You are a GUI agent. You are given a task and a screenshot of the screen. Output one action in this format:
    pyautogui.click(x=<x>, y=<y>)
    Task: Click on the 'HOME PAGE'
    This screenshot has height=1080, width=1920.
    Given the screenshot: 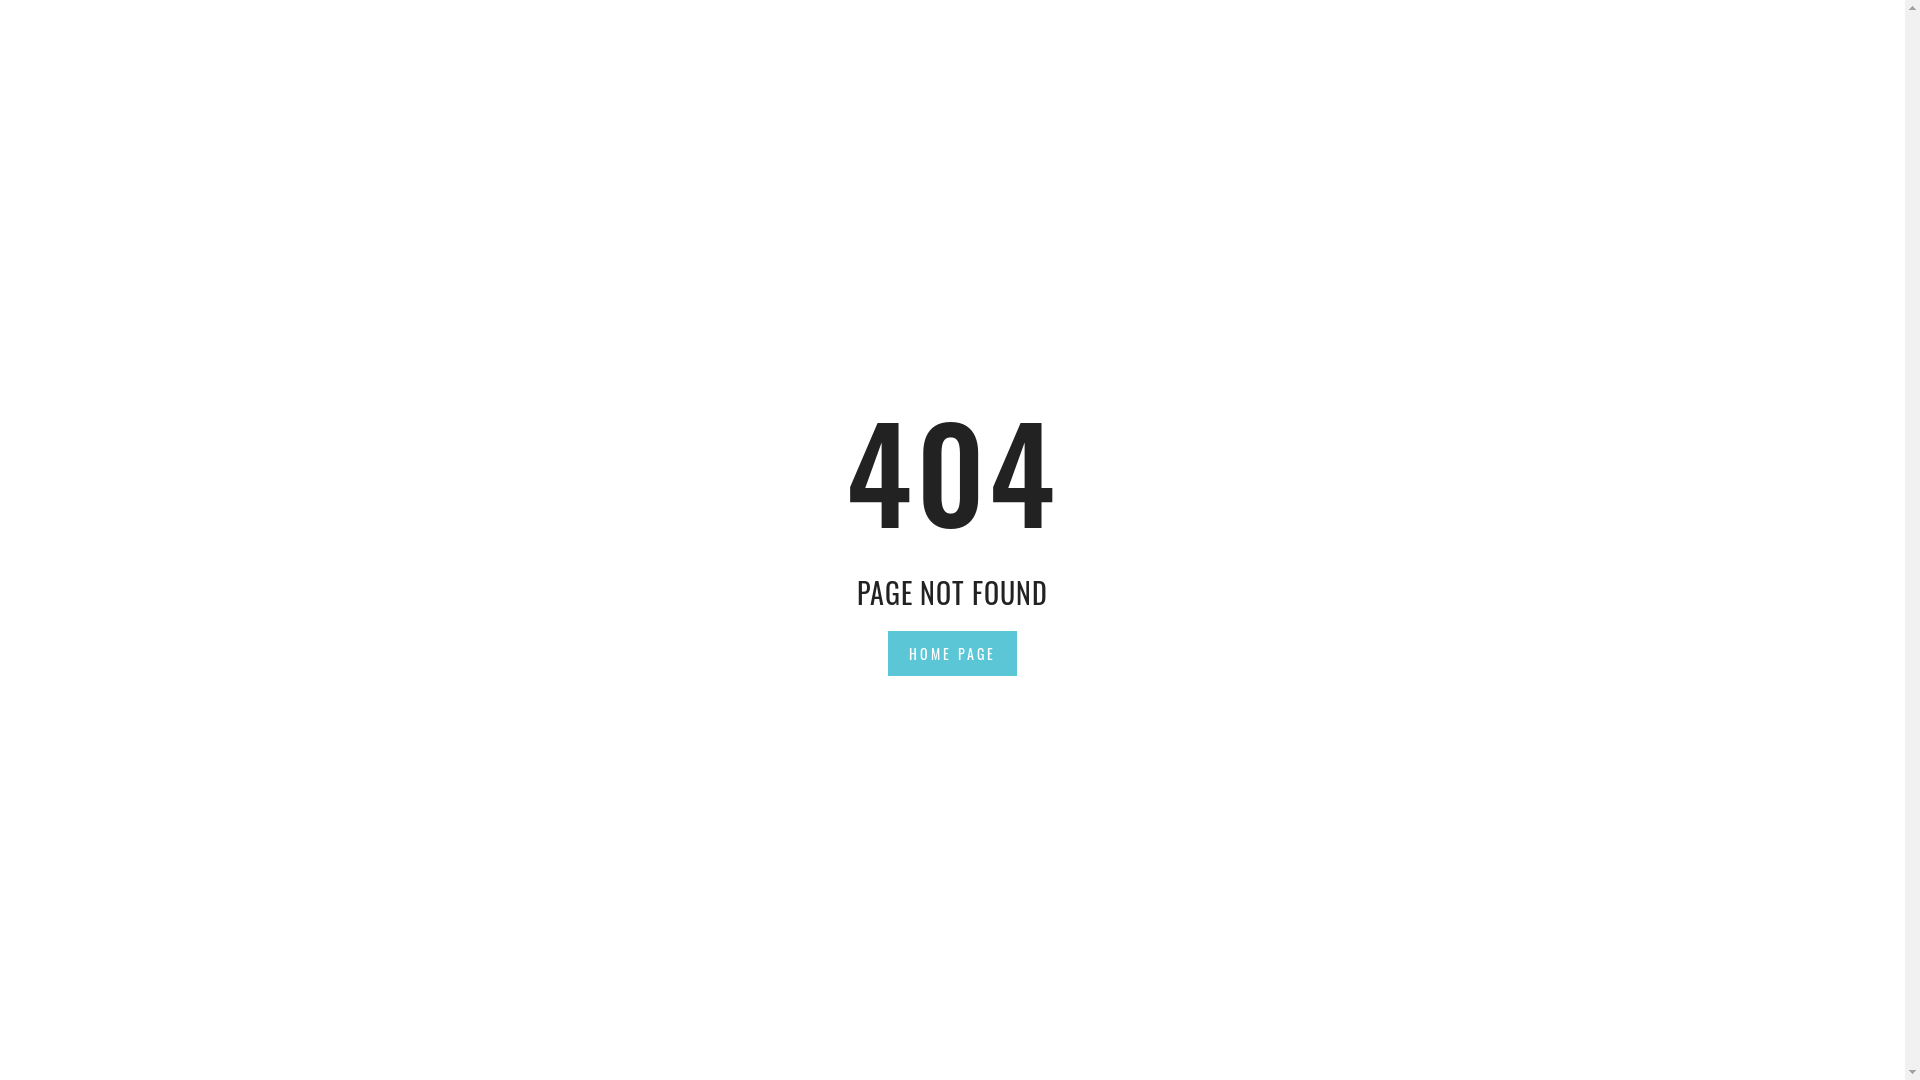 What is the action you would take?
    pyautogui.click(x=951, y=652)
    